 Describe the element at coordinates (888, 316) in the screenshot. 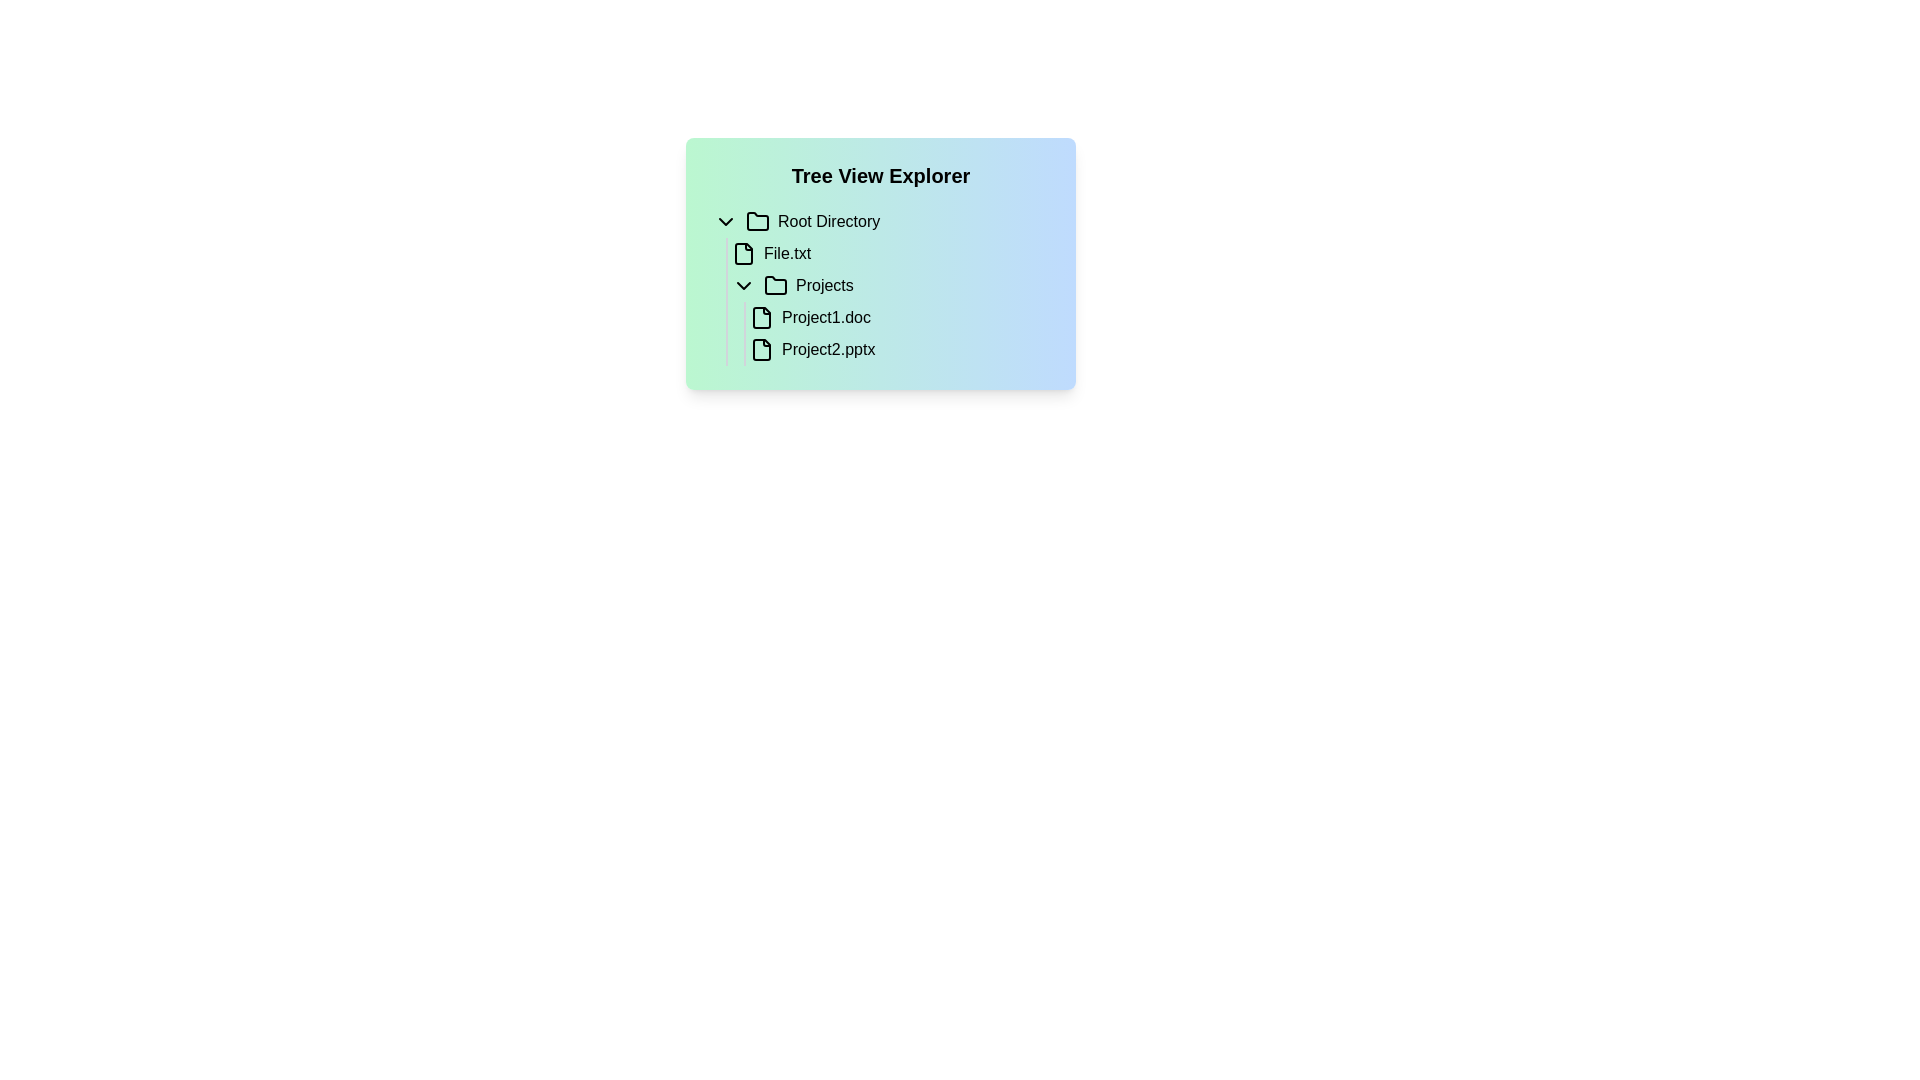

I see `the list item representing the file 'Project1.doc'` at that location.